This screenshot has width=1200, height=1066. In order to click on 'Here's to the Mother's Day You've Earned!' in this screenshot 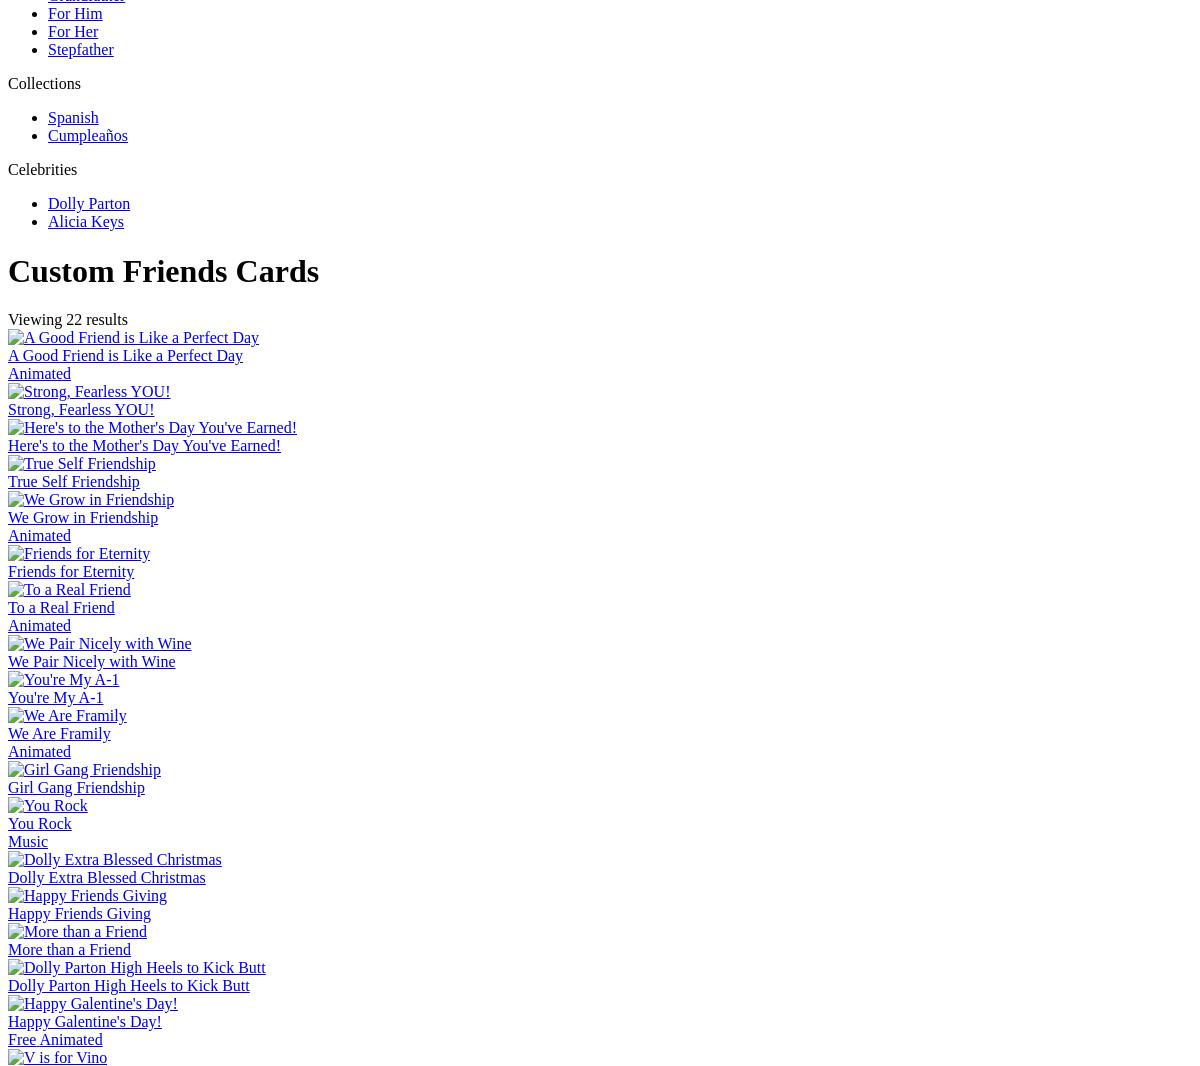, I will do `click(8, 445)`.